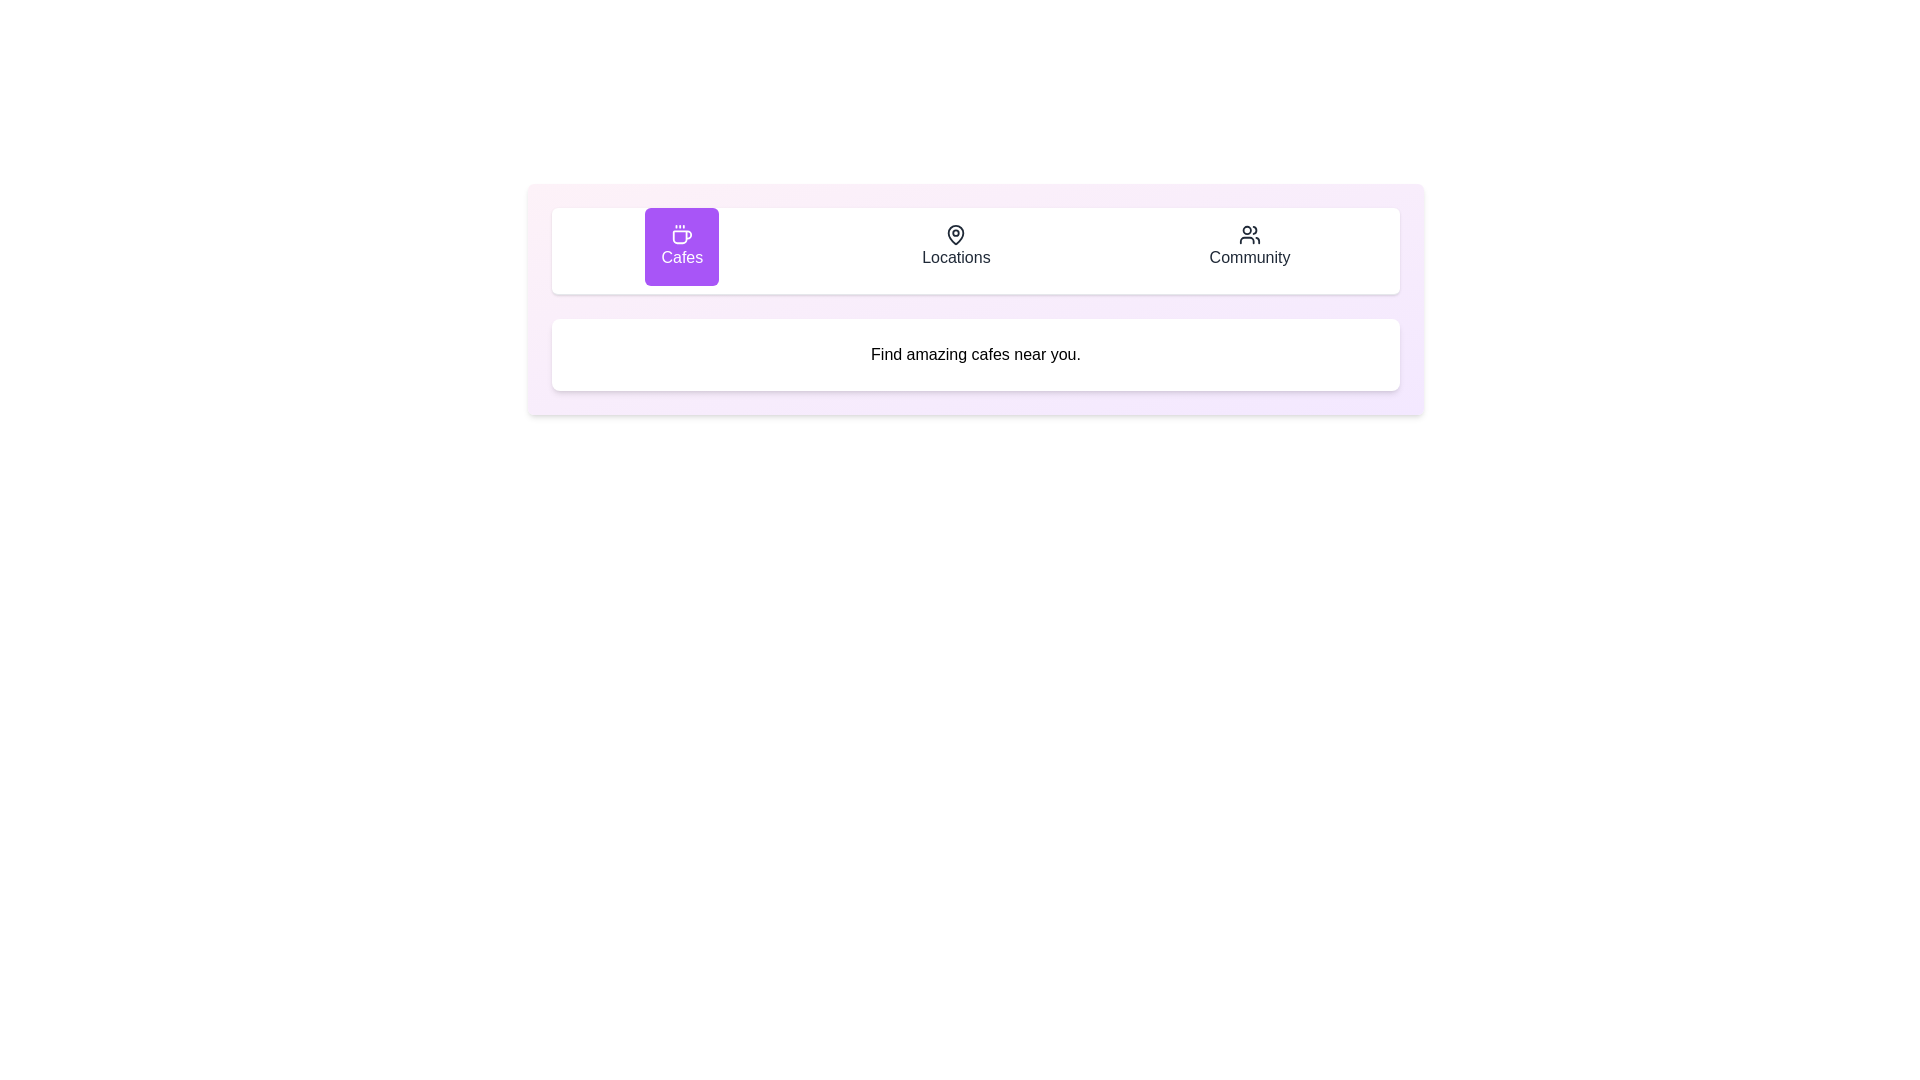 Image resolution: width=1920 pixels, height=1080 pixels. What do you see at coordinates (1249, 234) in the screenshot?
I see `the 'Community' icon, which represents a group of people with a line art design, located in the top-right menu bar for navigation` at bounding box center [1249, 234].